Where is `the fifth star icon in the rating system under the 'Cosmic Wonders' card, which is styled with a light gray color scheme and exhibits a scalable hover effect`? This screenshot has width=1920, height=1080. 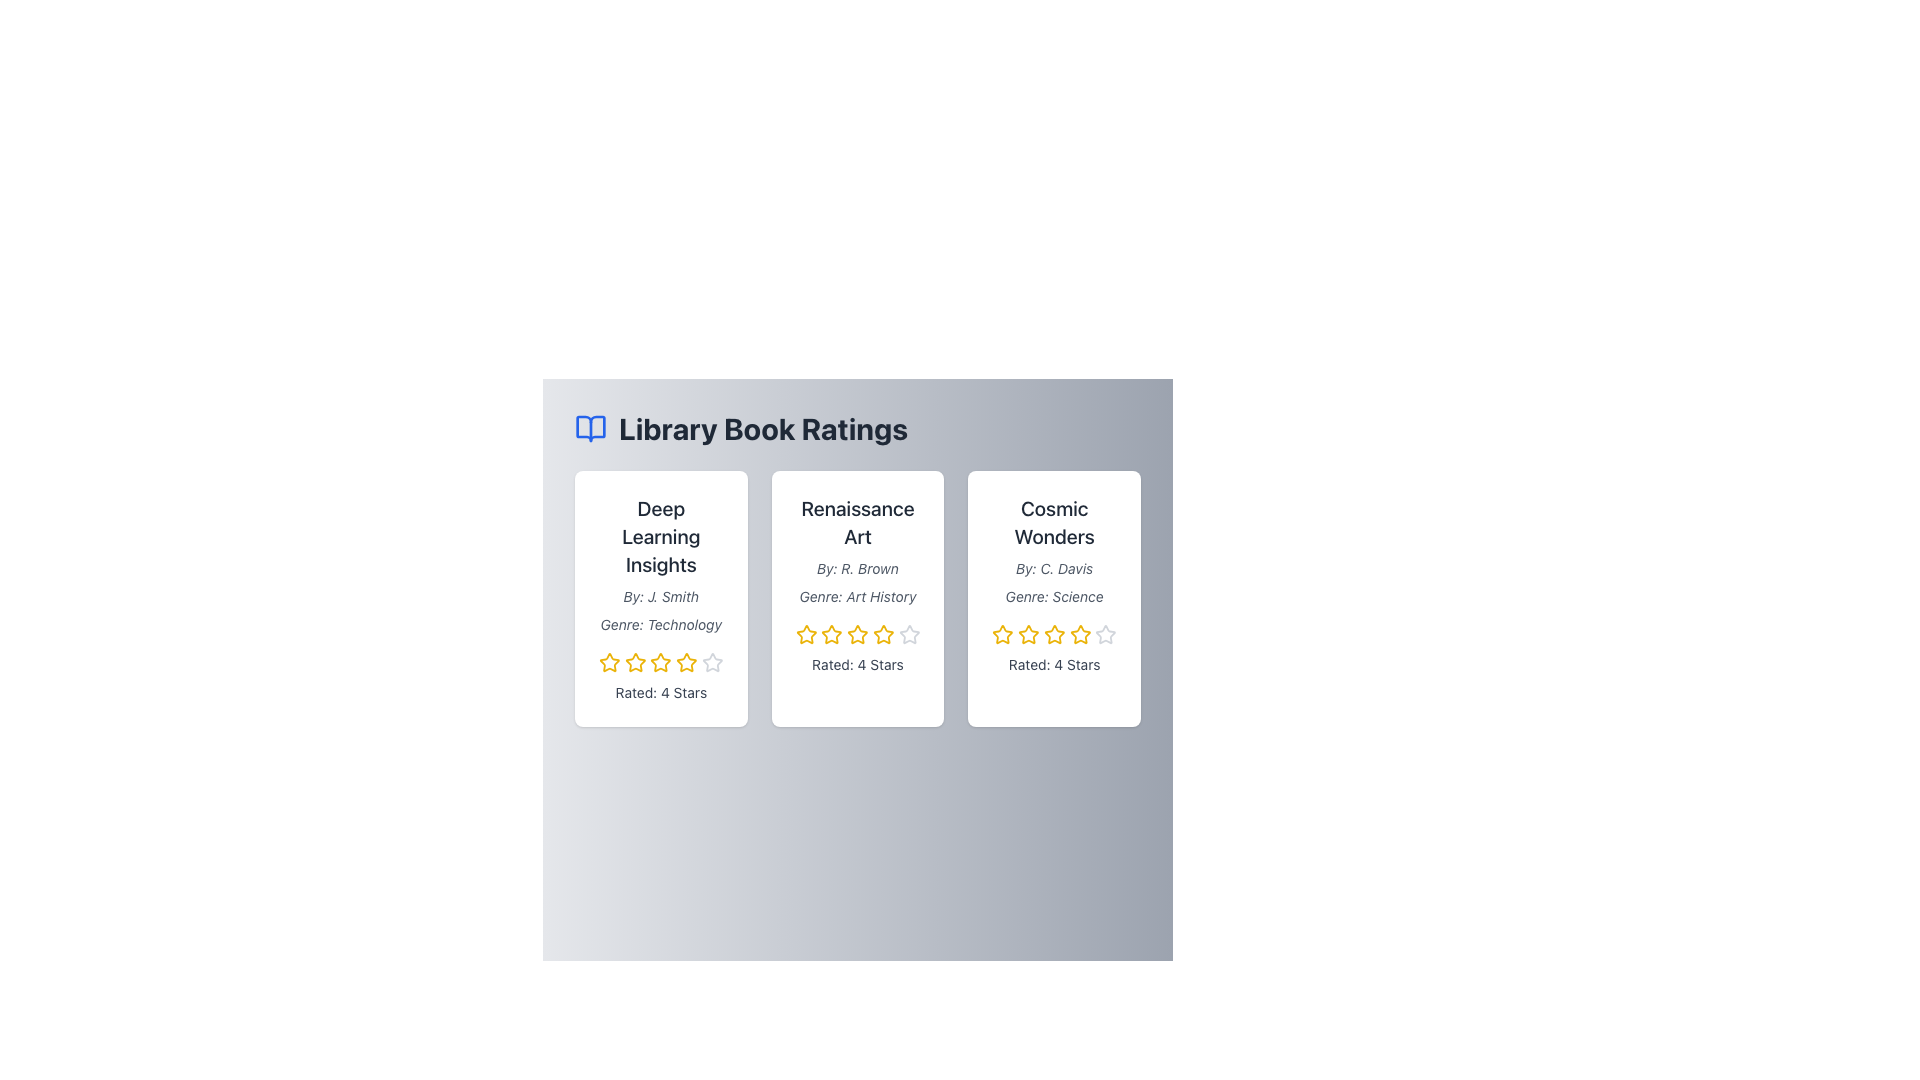
the fifth star icon in the rating system under the 'Cosmic Wonders' card, which is styled with a light gray color scheme and exhibits a scalable hover effect is located at coordinates (1105, 635).